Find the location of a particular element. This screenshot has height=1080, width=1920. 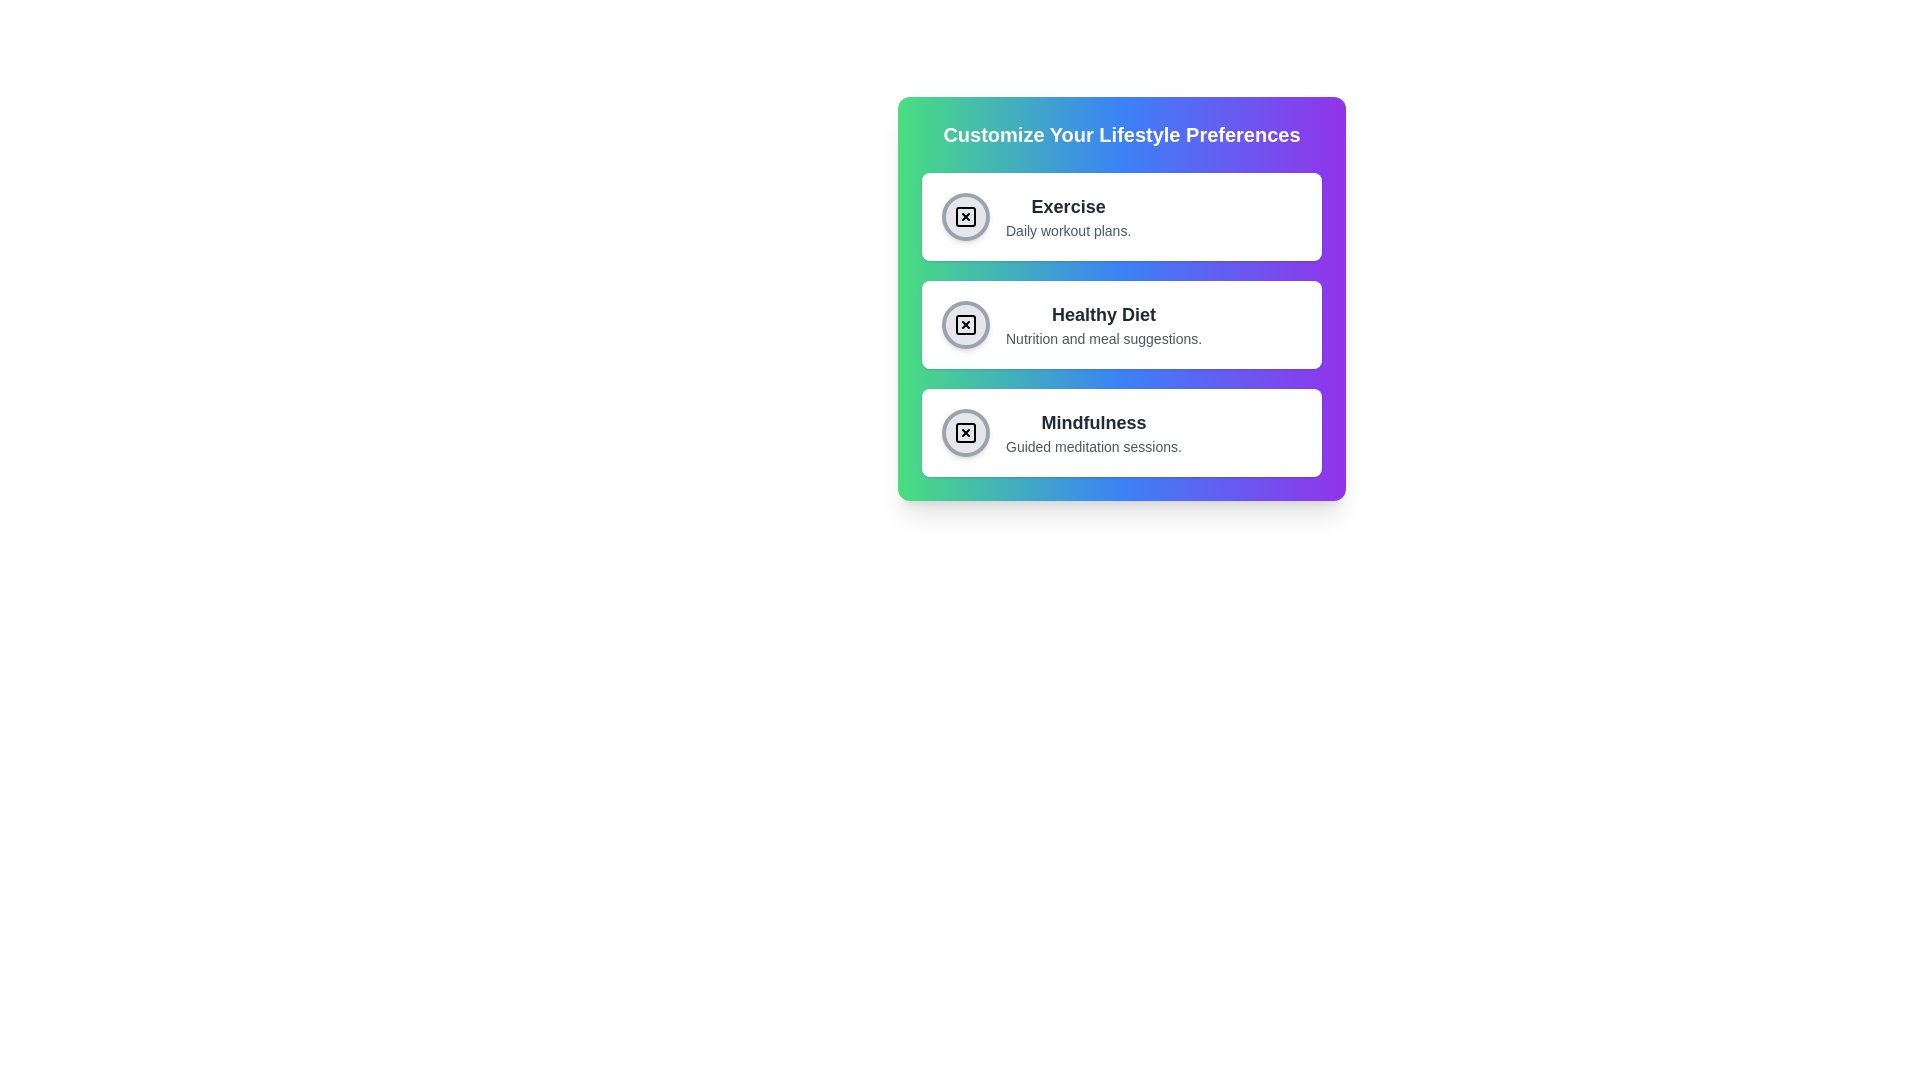

the 'Healthy Diet' interactive card, which is the second card in a vertical list of three cards, featuring a white background, rounded corners, and a circular icon containing a '×' on the left side is located at coordinates (1122, 323).